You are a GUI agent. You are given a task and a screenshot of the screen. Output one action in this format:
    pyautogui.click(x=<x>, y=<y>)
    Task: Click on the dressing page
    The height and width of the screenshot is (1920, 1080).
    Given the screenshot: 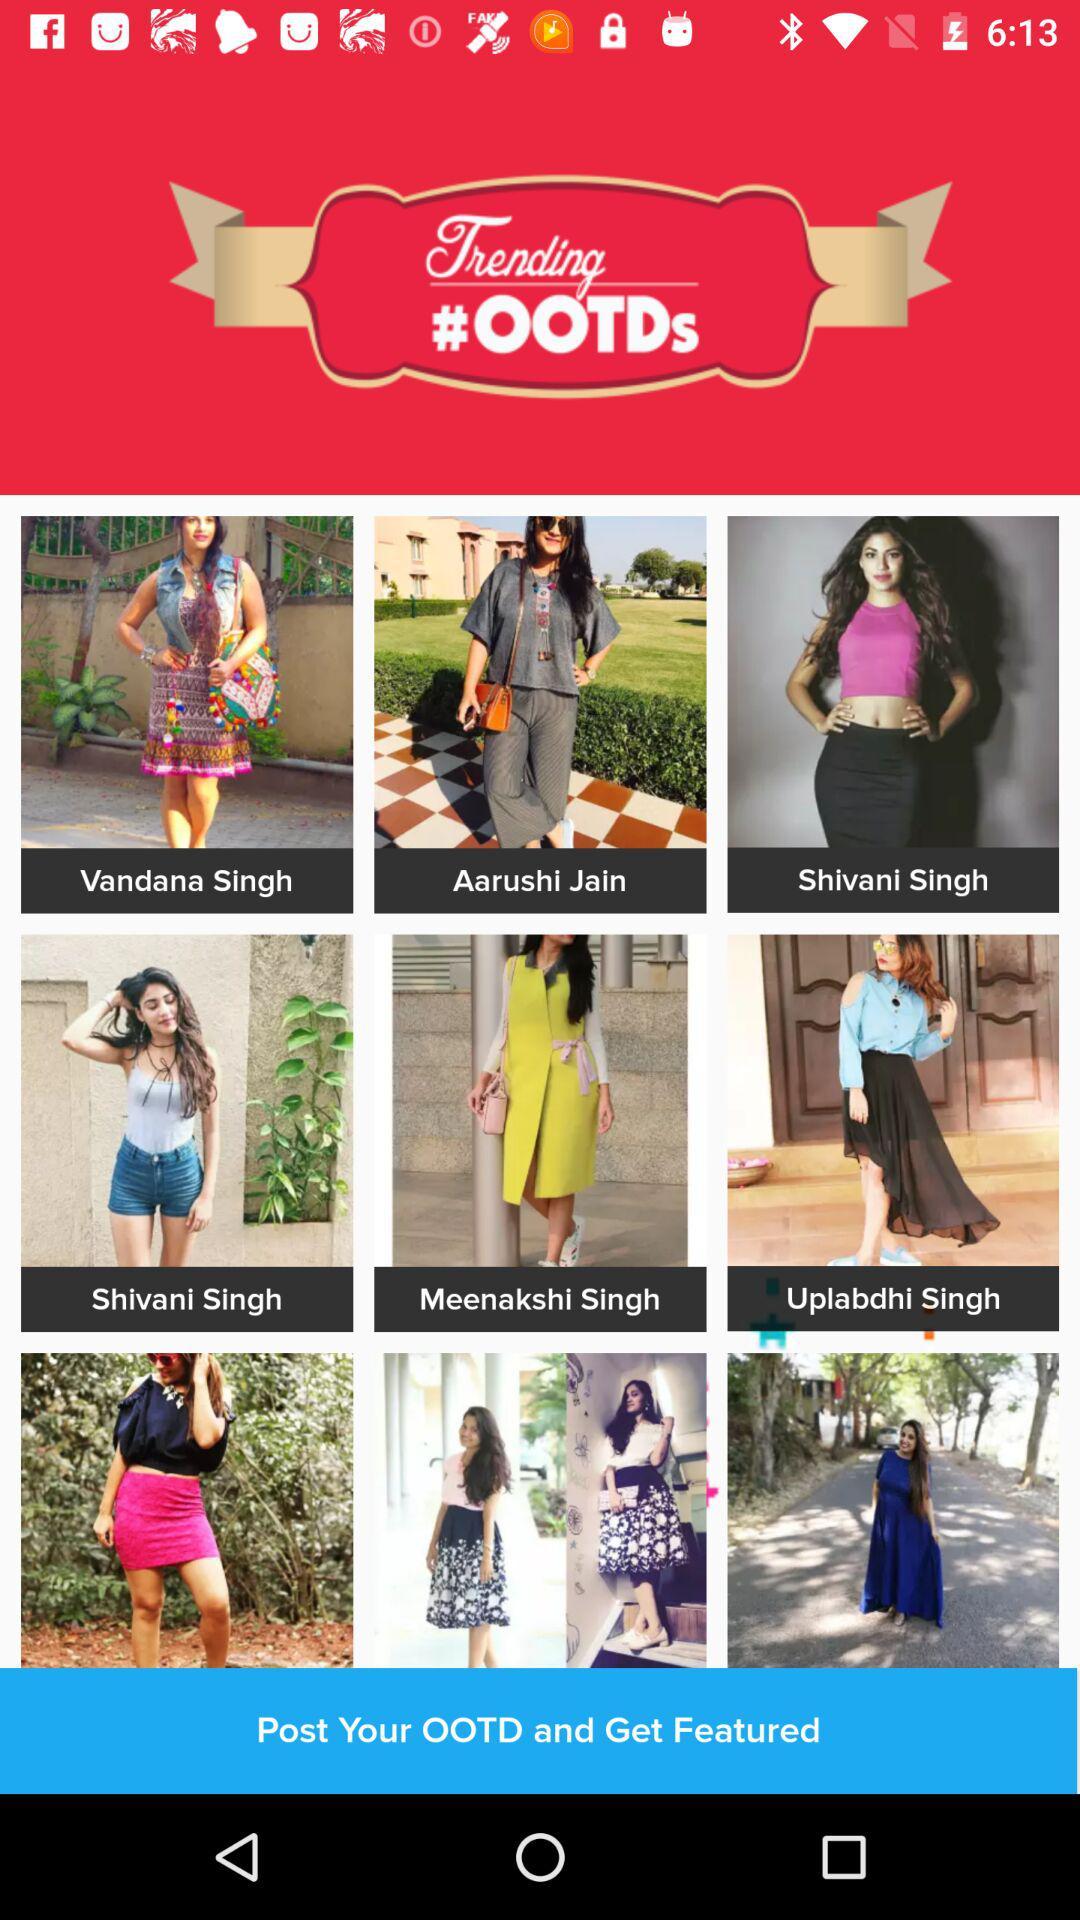 What is the action you would take?
    pyautogui.click(x=540, y=1519)
    